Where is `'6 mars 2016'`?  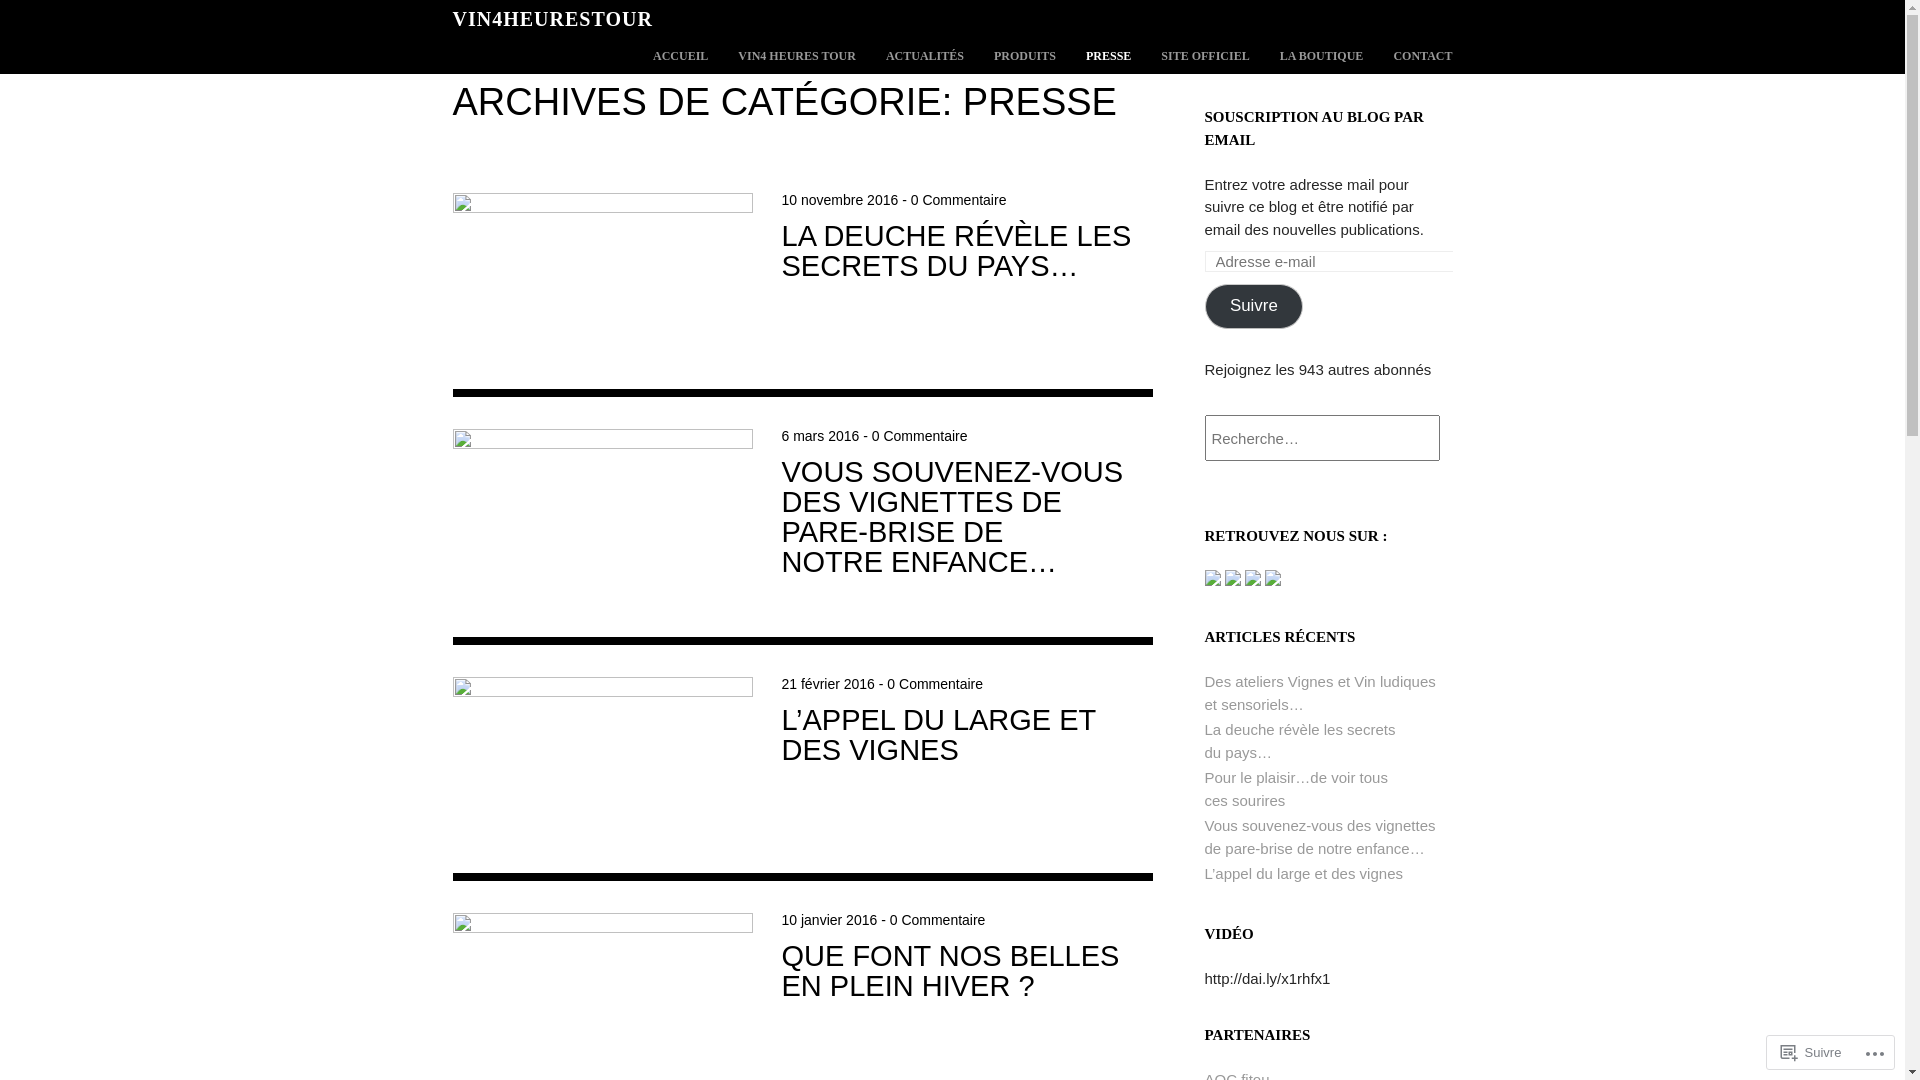 '6 mars 2016' is located at coordinates (820, 434).